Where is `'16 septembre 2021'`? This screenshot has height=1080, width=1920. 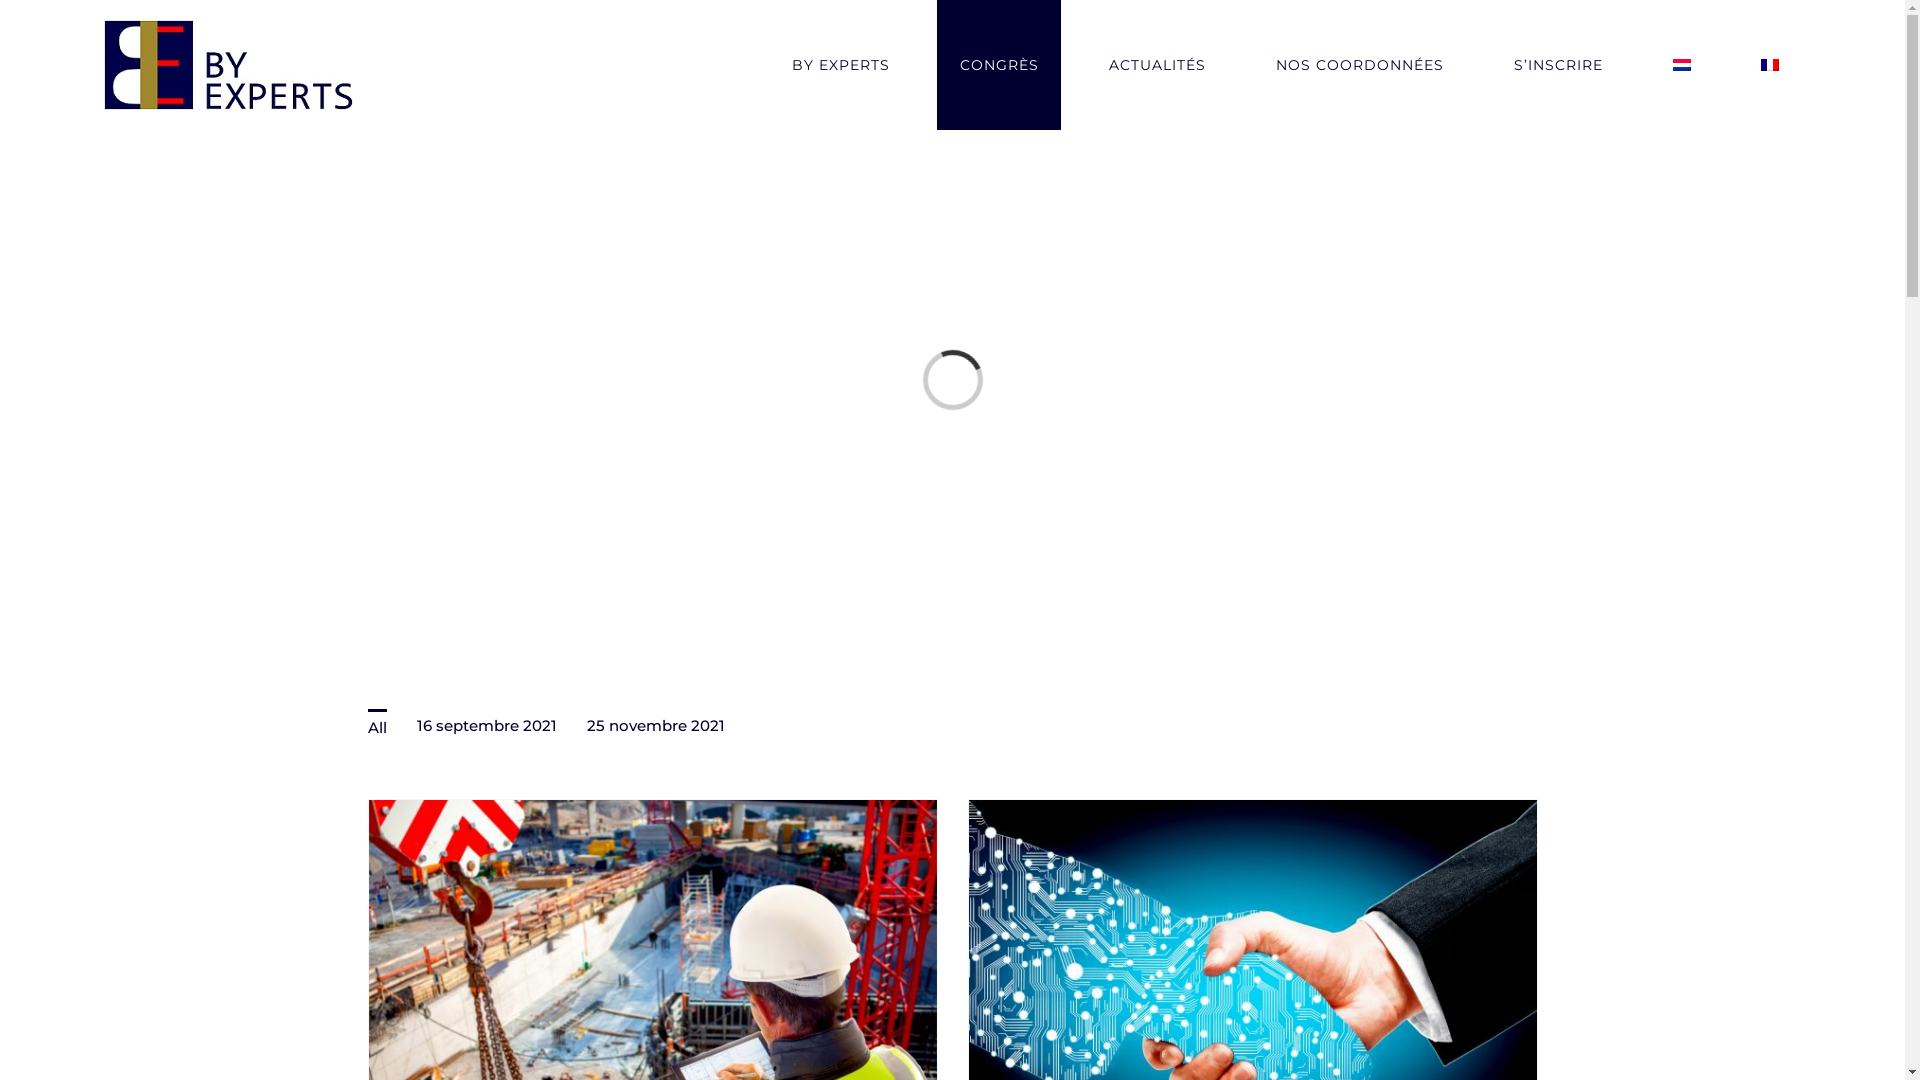
'16 septembre 2021' is located at coordinates (485, 725).